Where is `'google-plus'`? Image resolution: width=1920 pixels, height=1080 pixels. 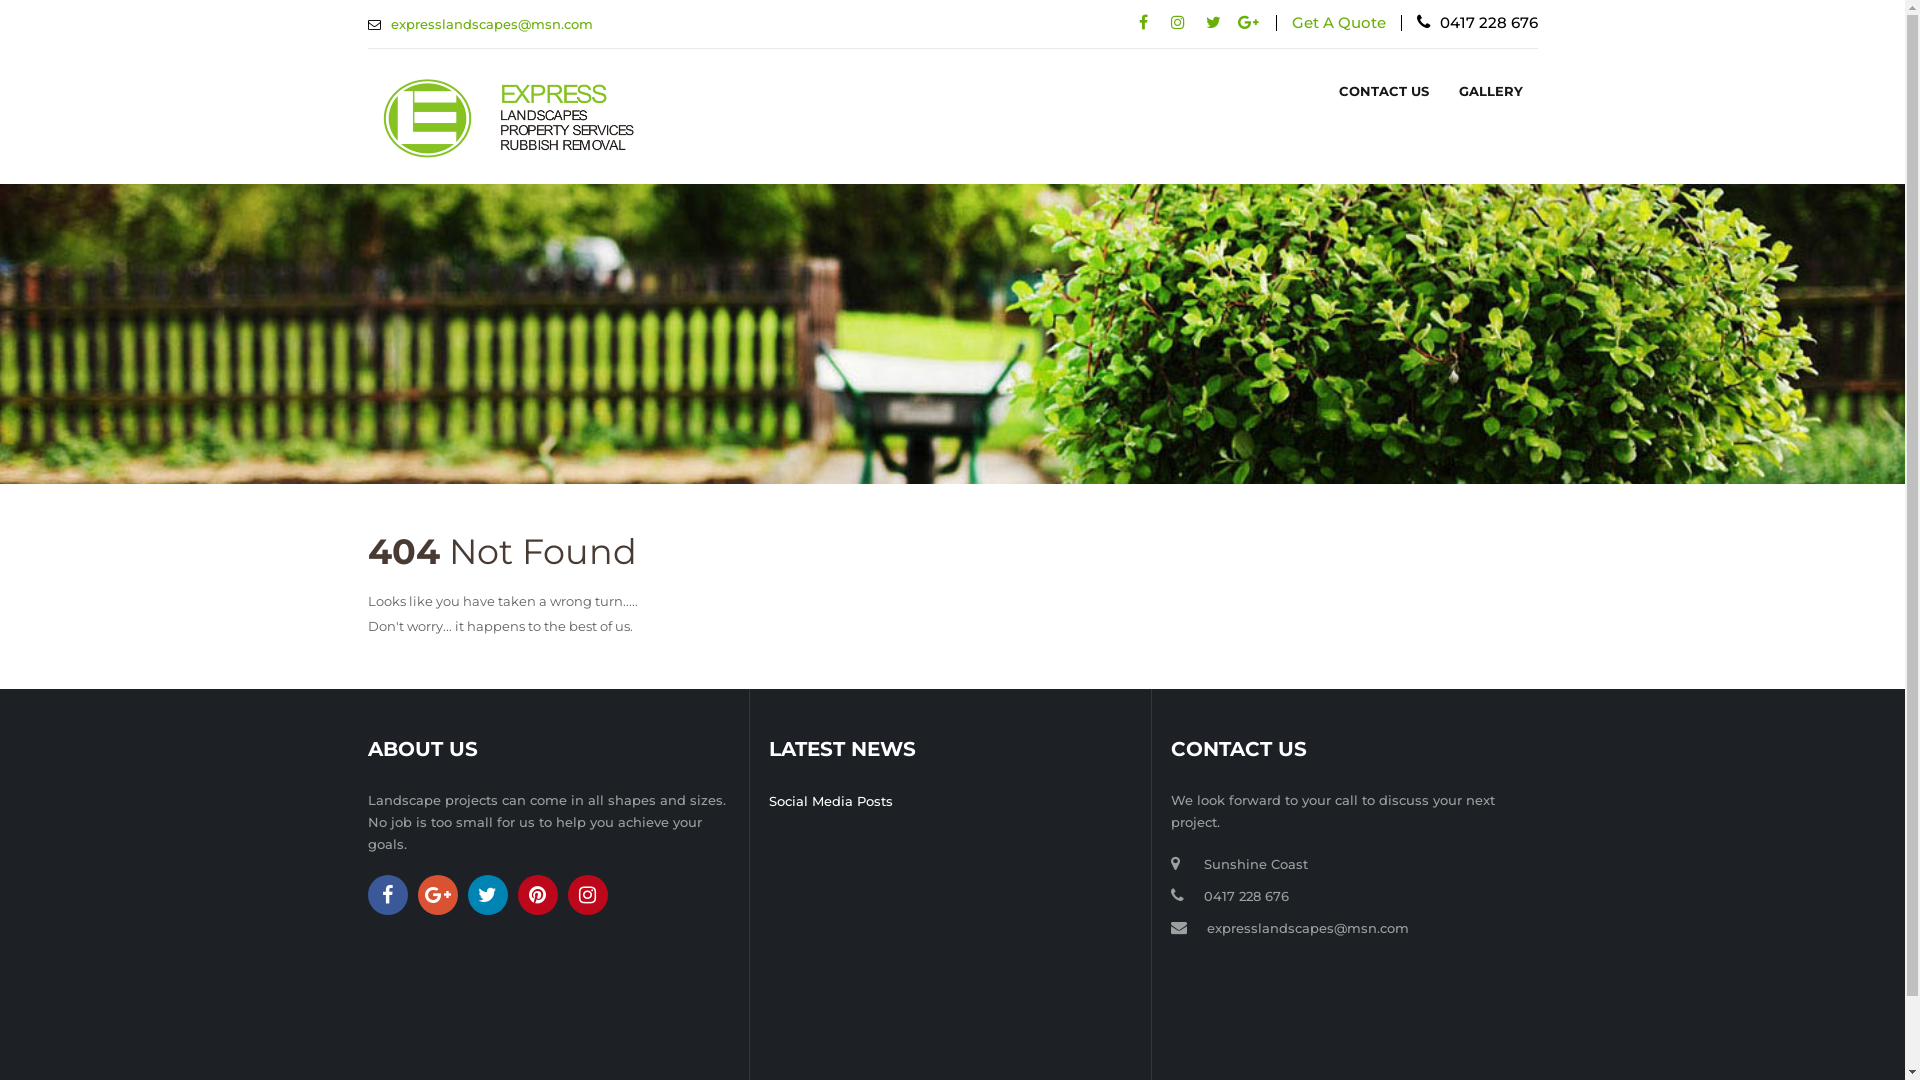 'google-plus' is located at coordinates (436, 893).